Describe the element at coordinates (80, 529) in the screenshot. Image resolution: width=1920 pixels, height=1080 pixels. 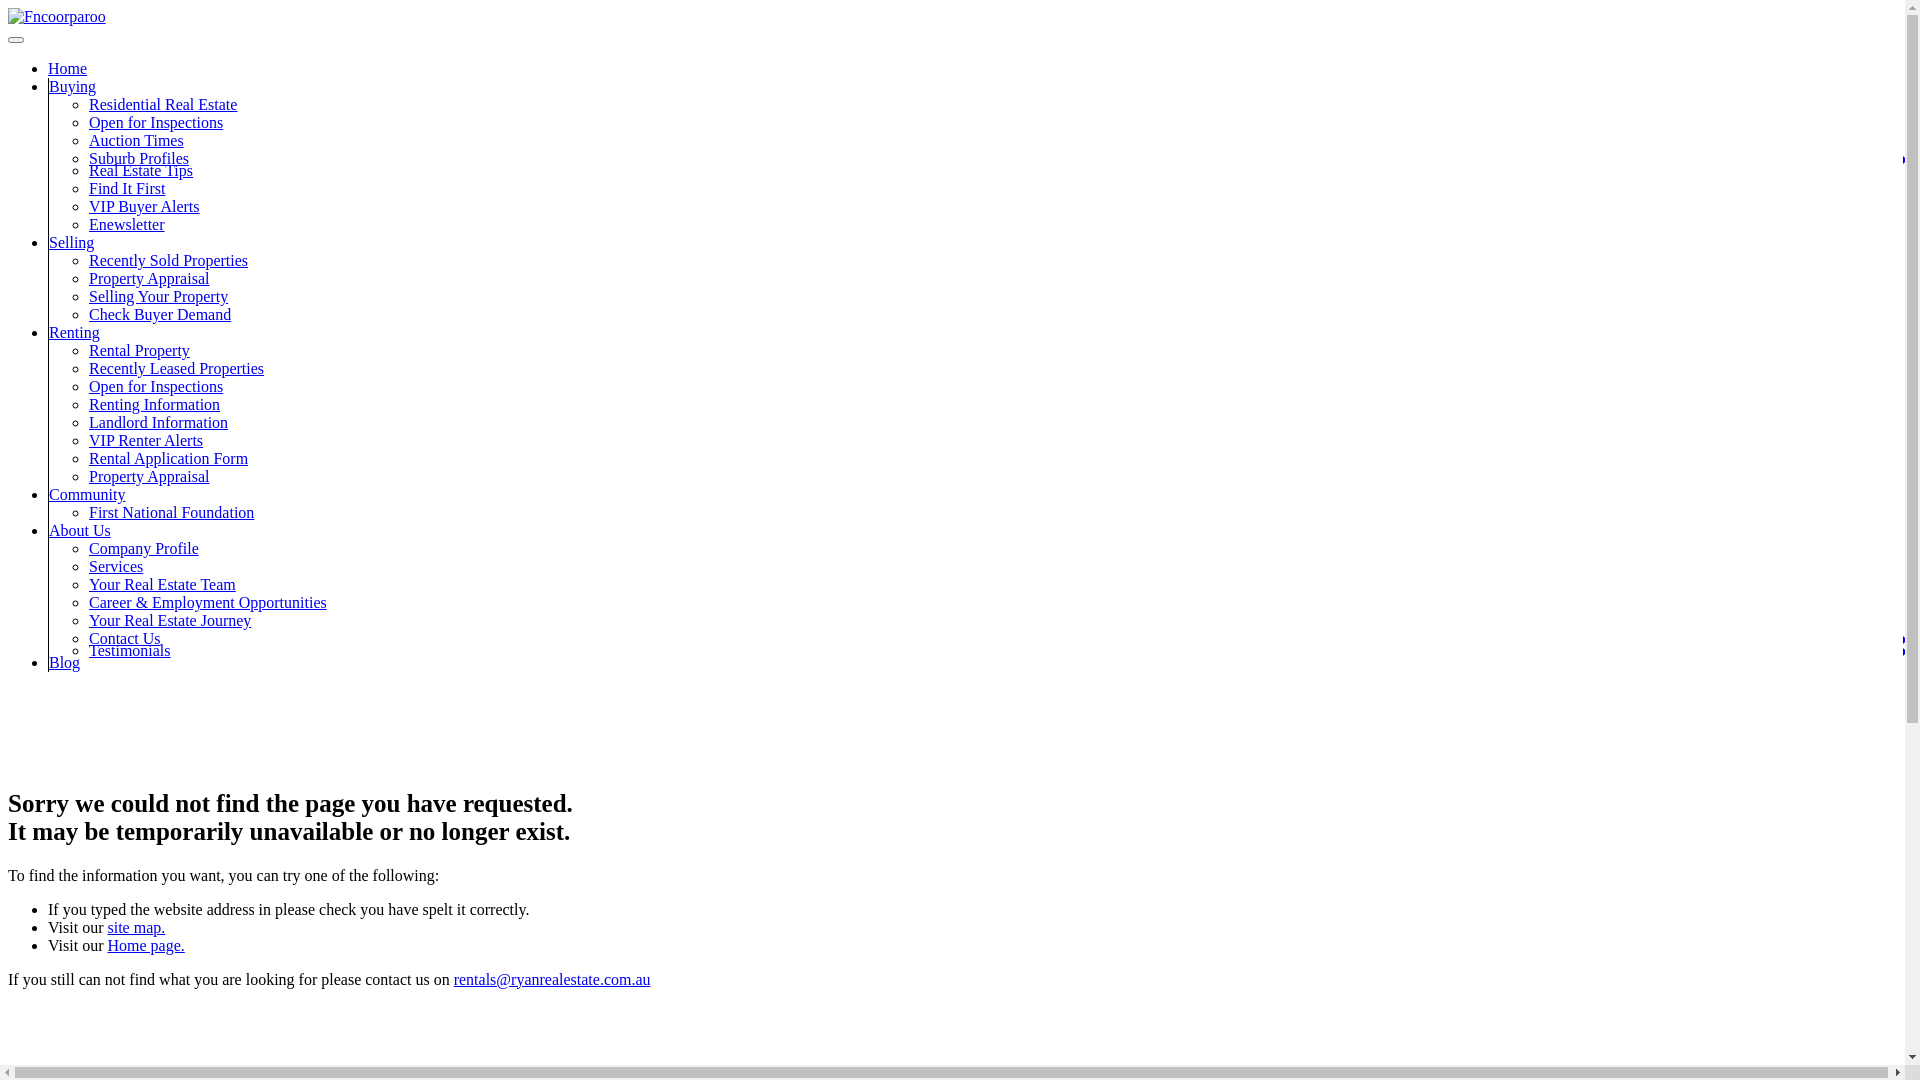
I see `'About Us'` at that location.